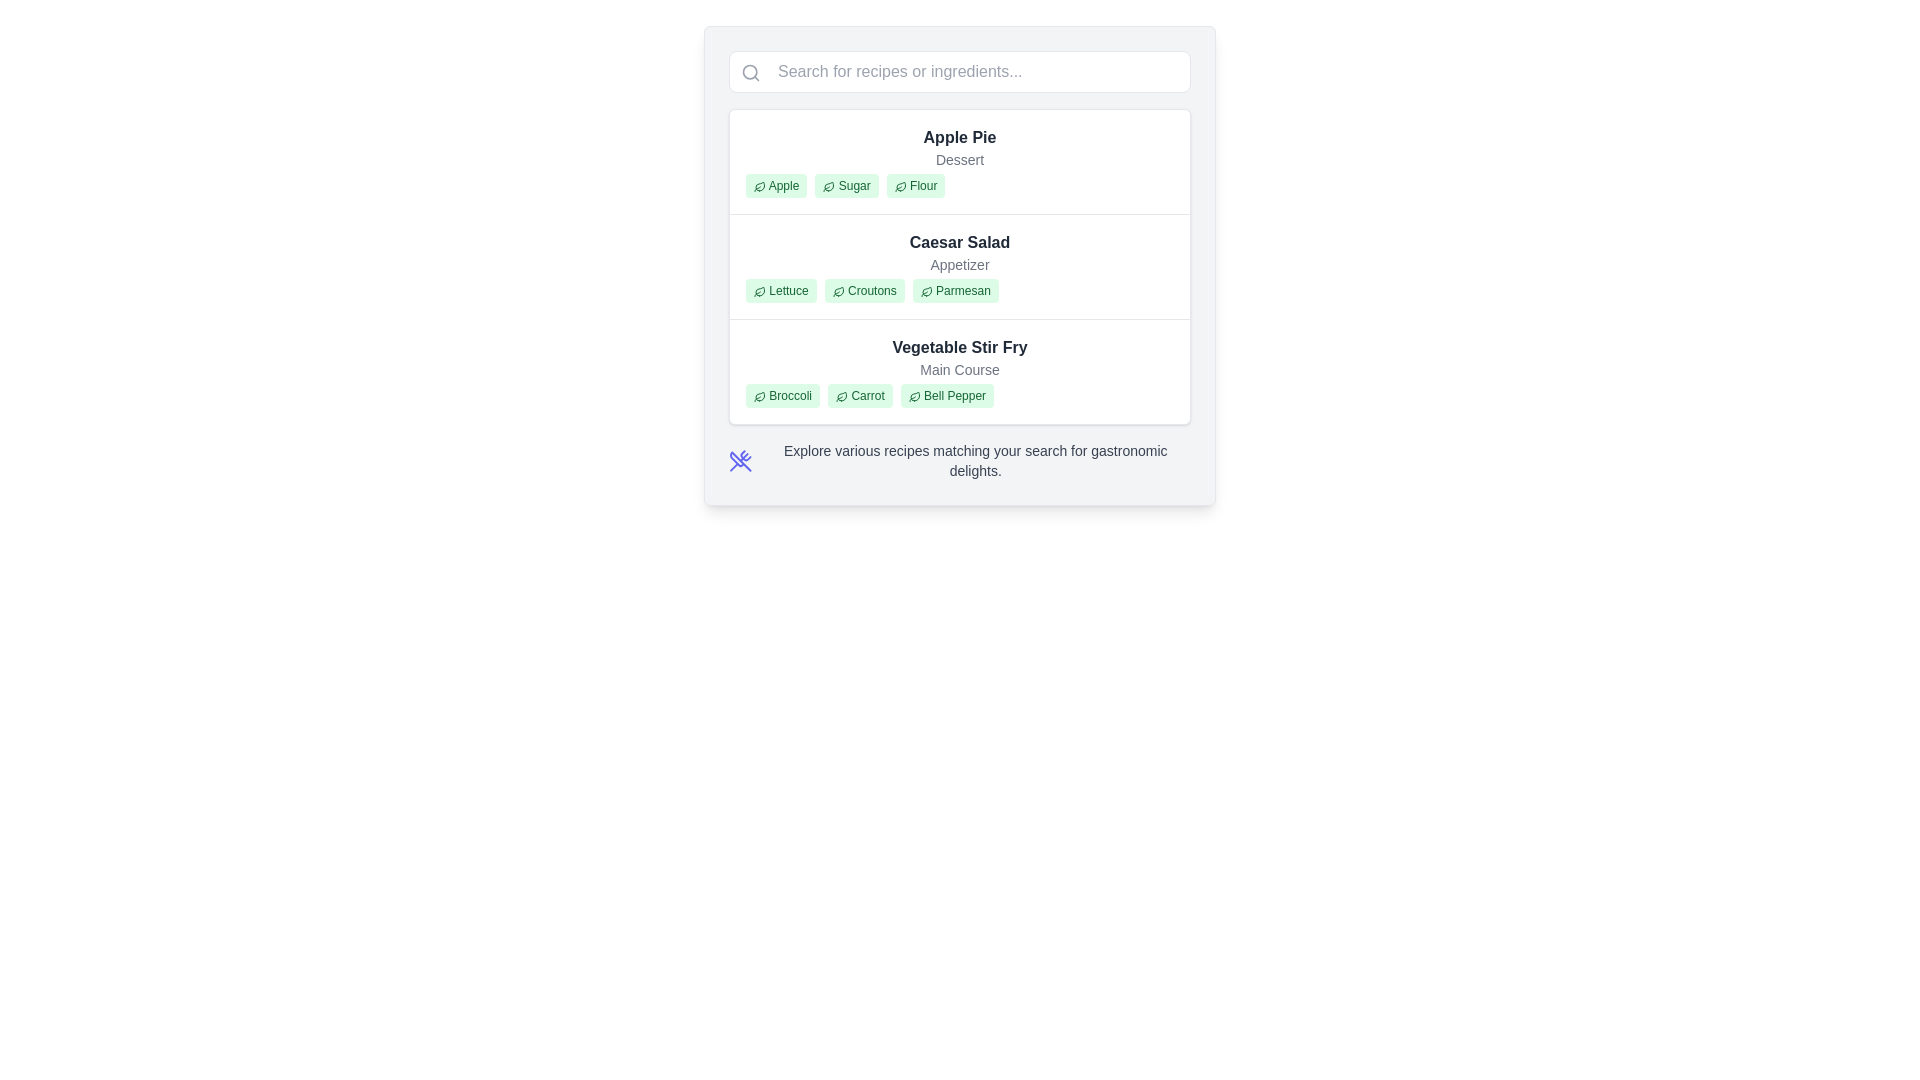 The image size is (1920, 1080). Describe the element at coordinates (758, 185) in the screenshot. I see `the small green-stroked leaf icon associated with the 'Apple' tag in the ingredient list for more details` at that location.